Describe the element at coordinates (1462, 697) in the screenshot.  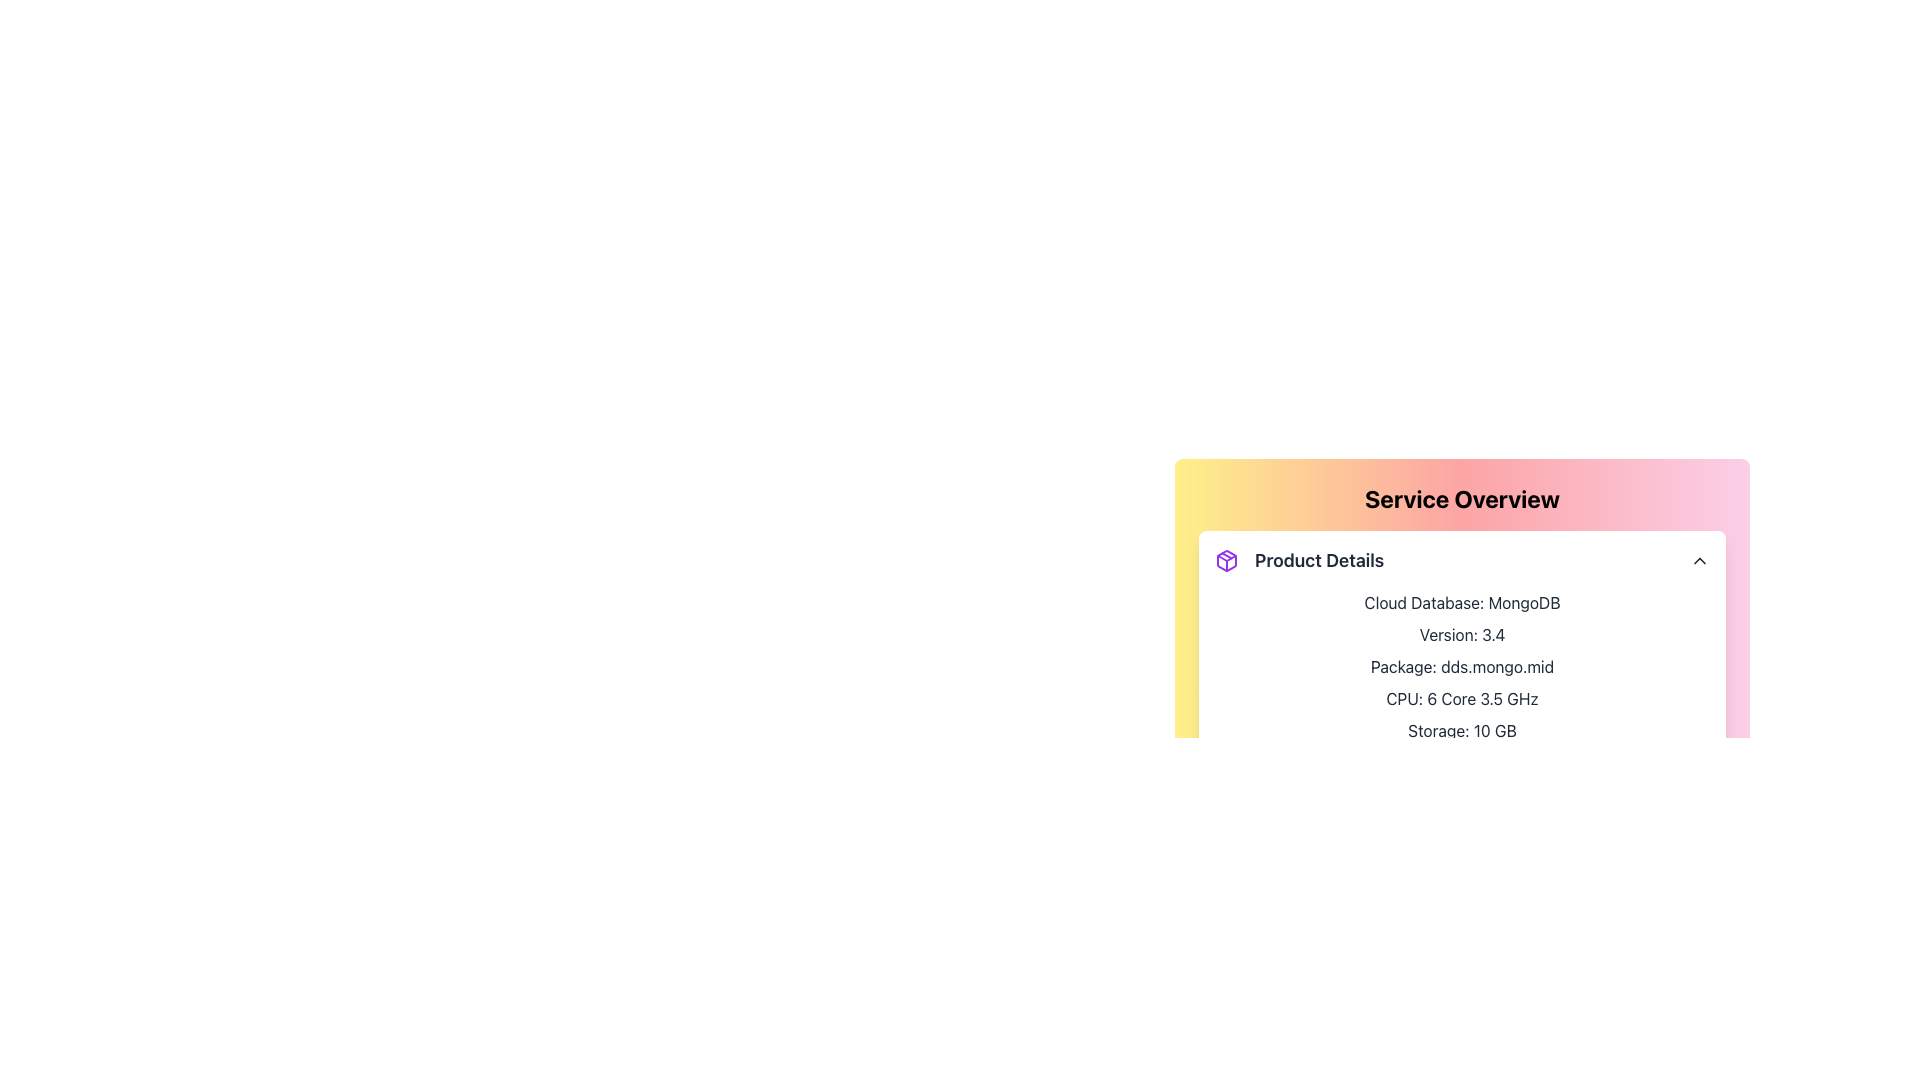
I see `CPU details displayed as 'CPU: 6 Core 3.5 GHz' in the Product Details section under the Service Overview heading` at that location.